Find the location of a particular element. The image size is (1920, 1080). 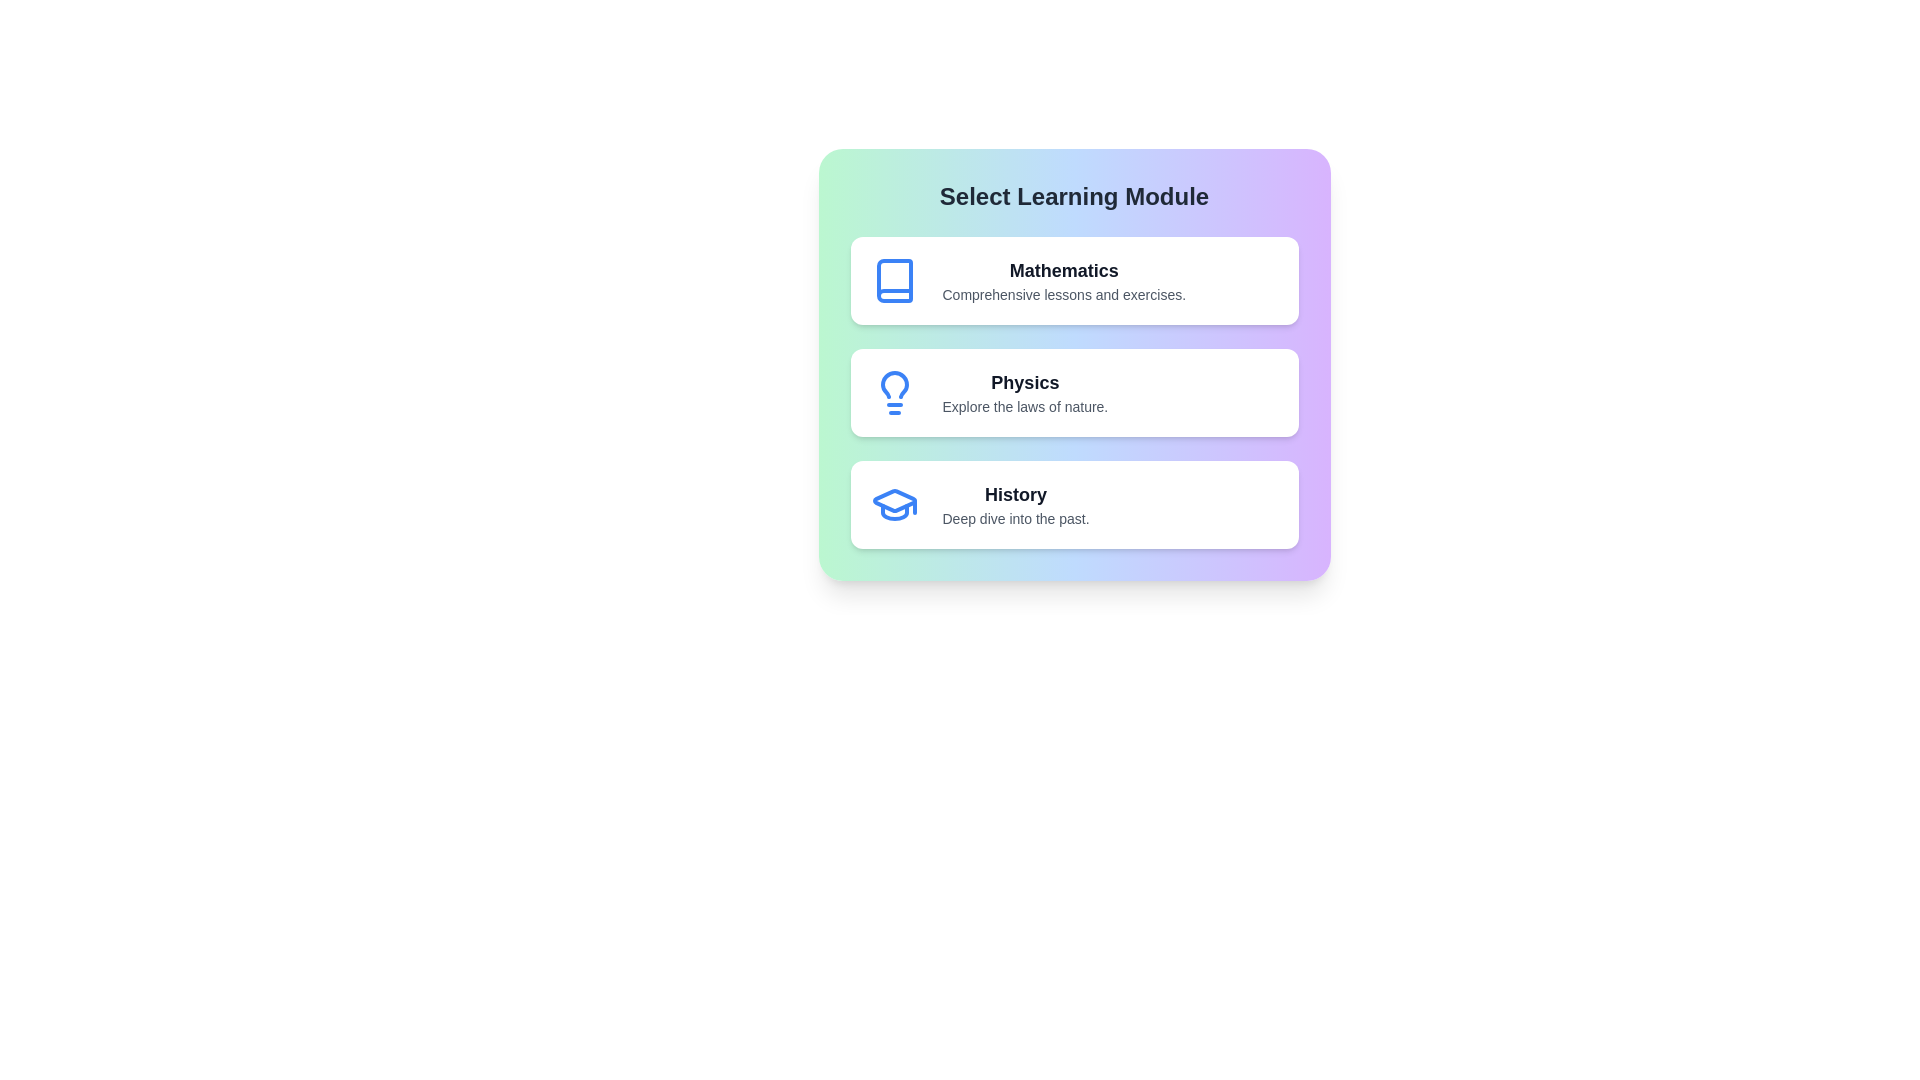

the Mathematics module to see the hover effect is located at coordinates (1073, 281).